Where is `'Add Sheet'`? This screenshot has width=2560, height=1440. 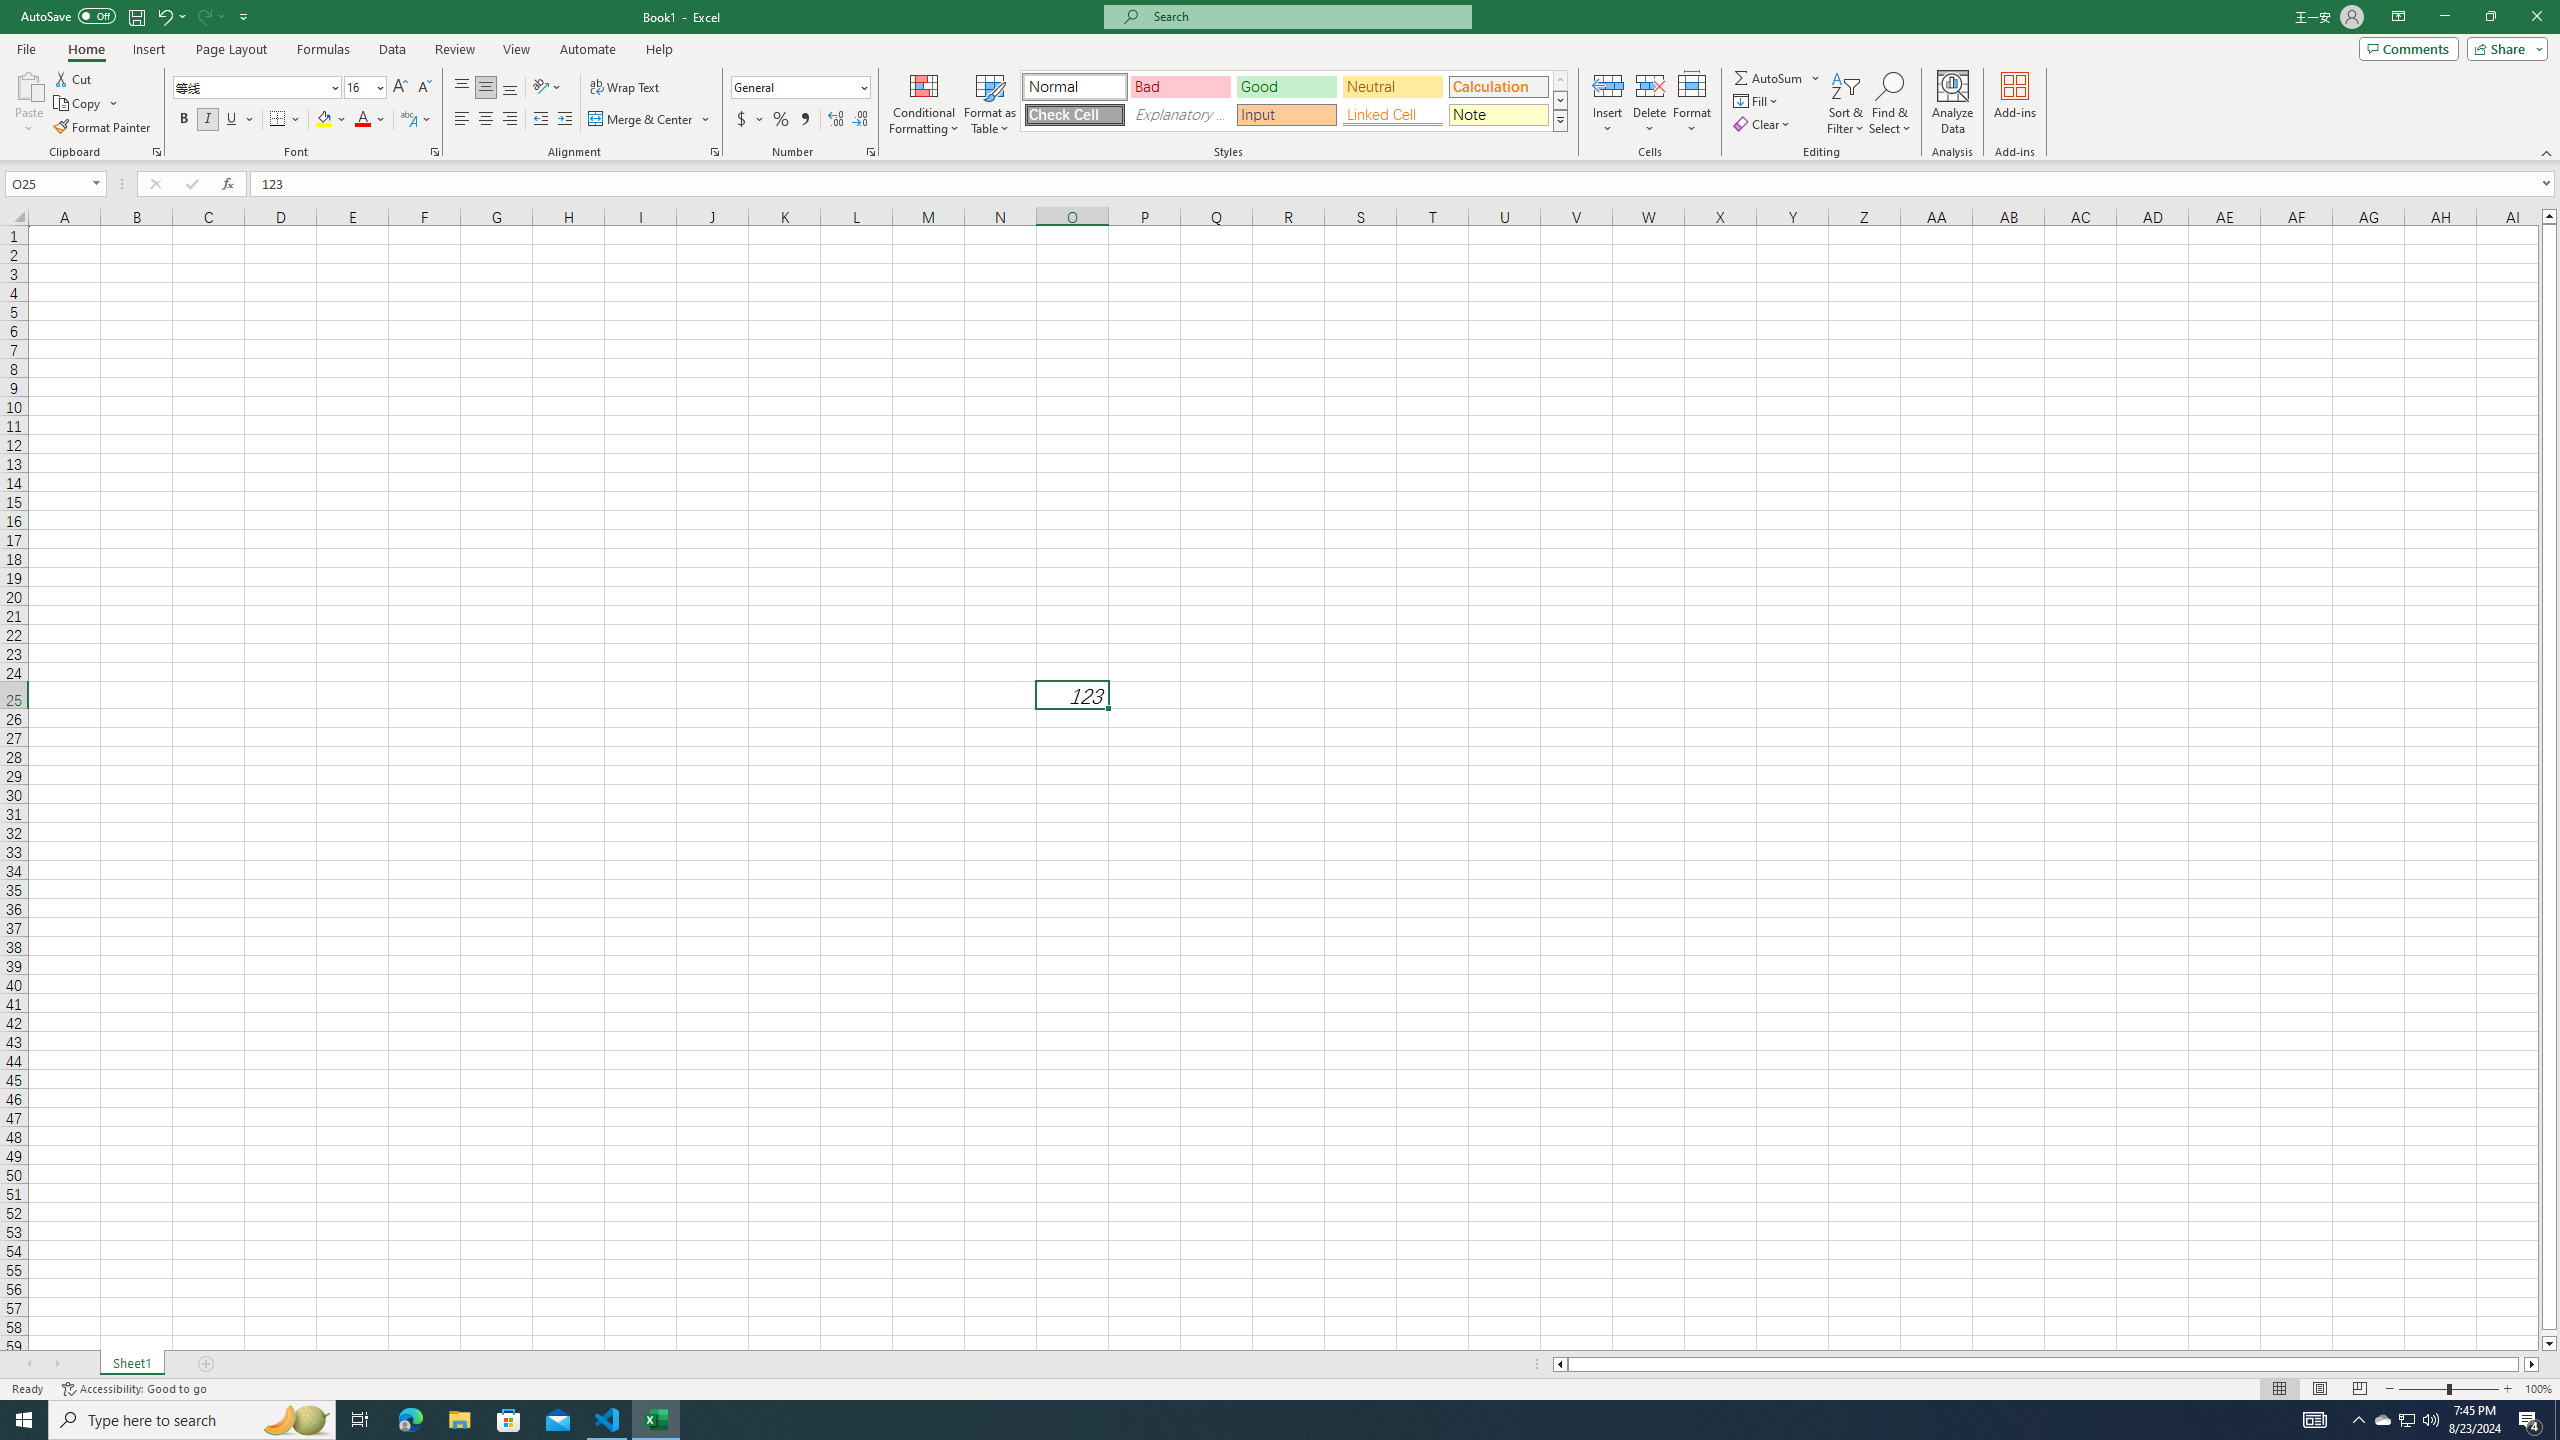 'Add Sheet' is located at coordinates (205, 1363).